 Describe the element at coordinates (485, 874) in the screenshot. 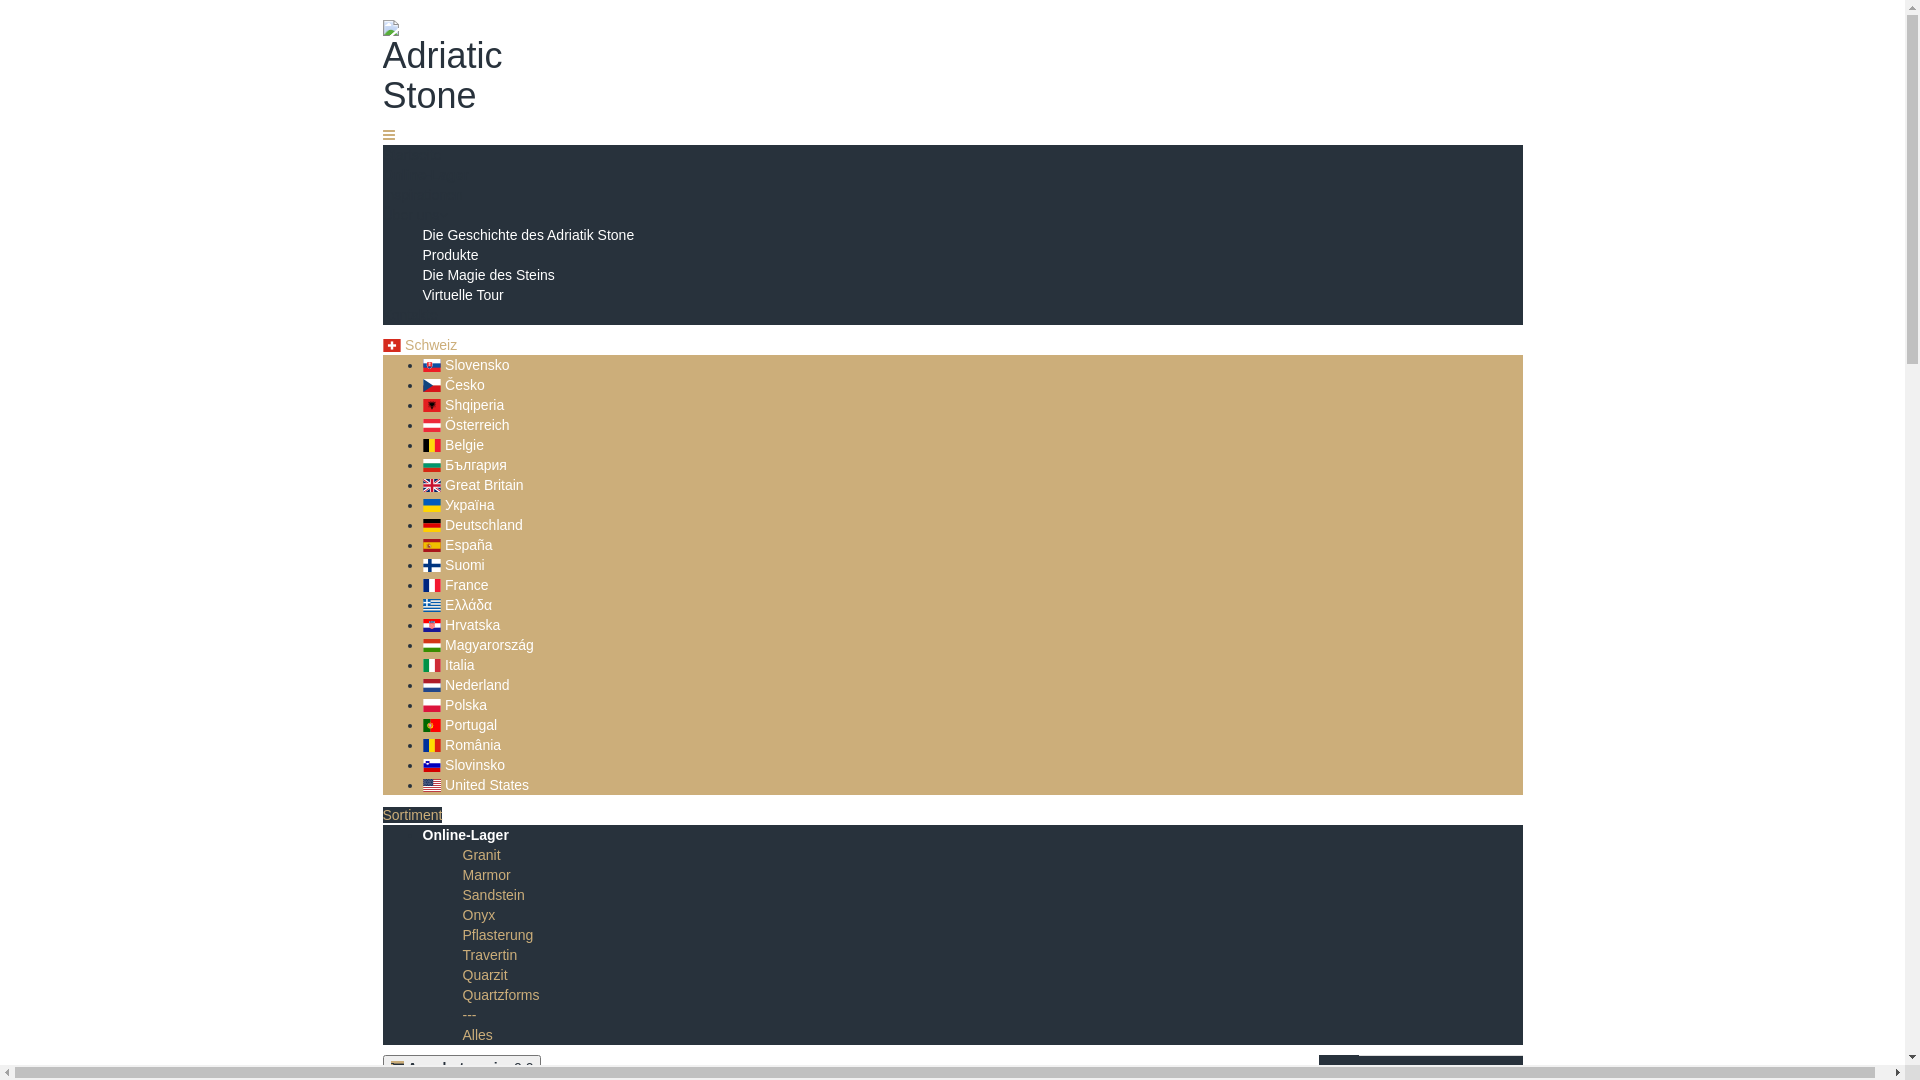

I see `'Marmor'` at that location.